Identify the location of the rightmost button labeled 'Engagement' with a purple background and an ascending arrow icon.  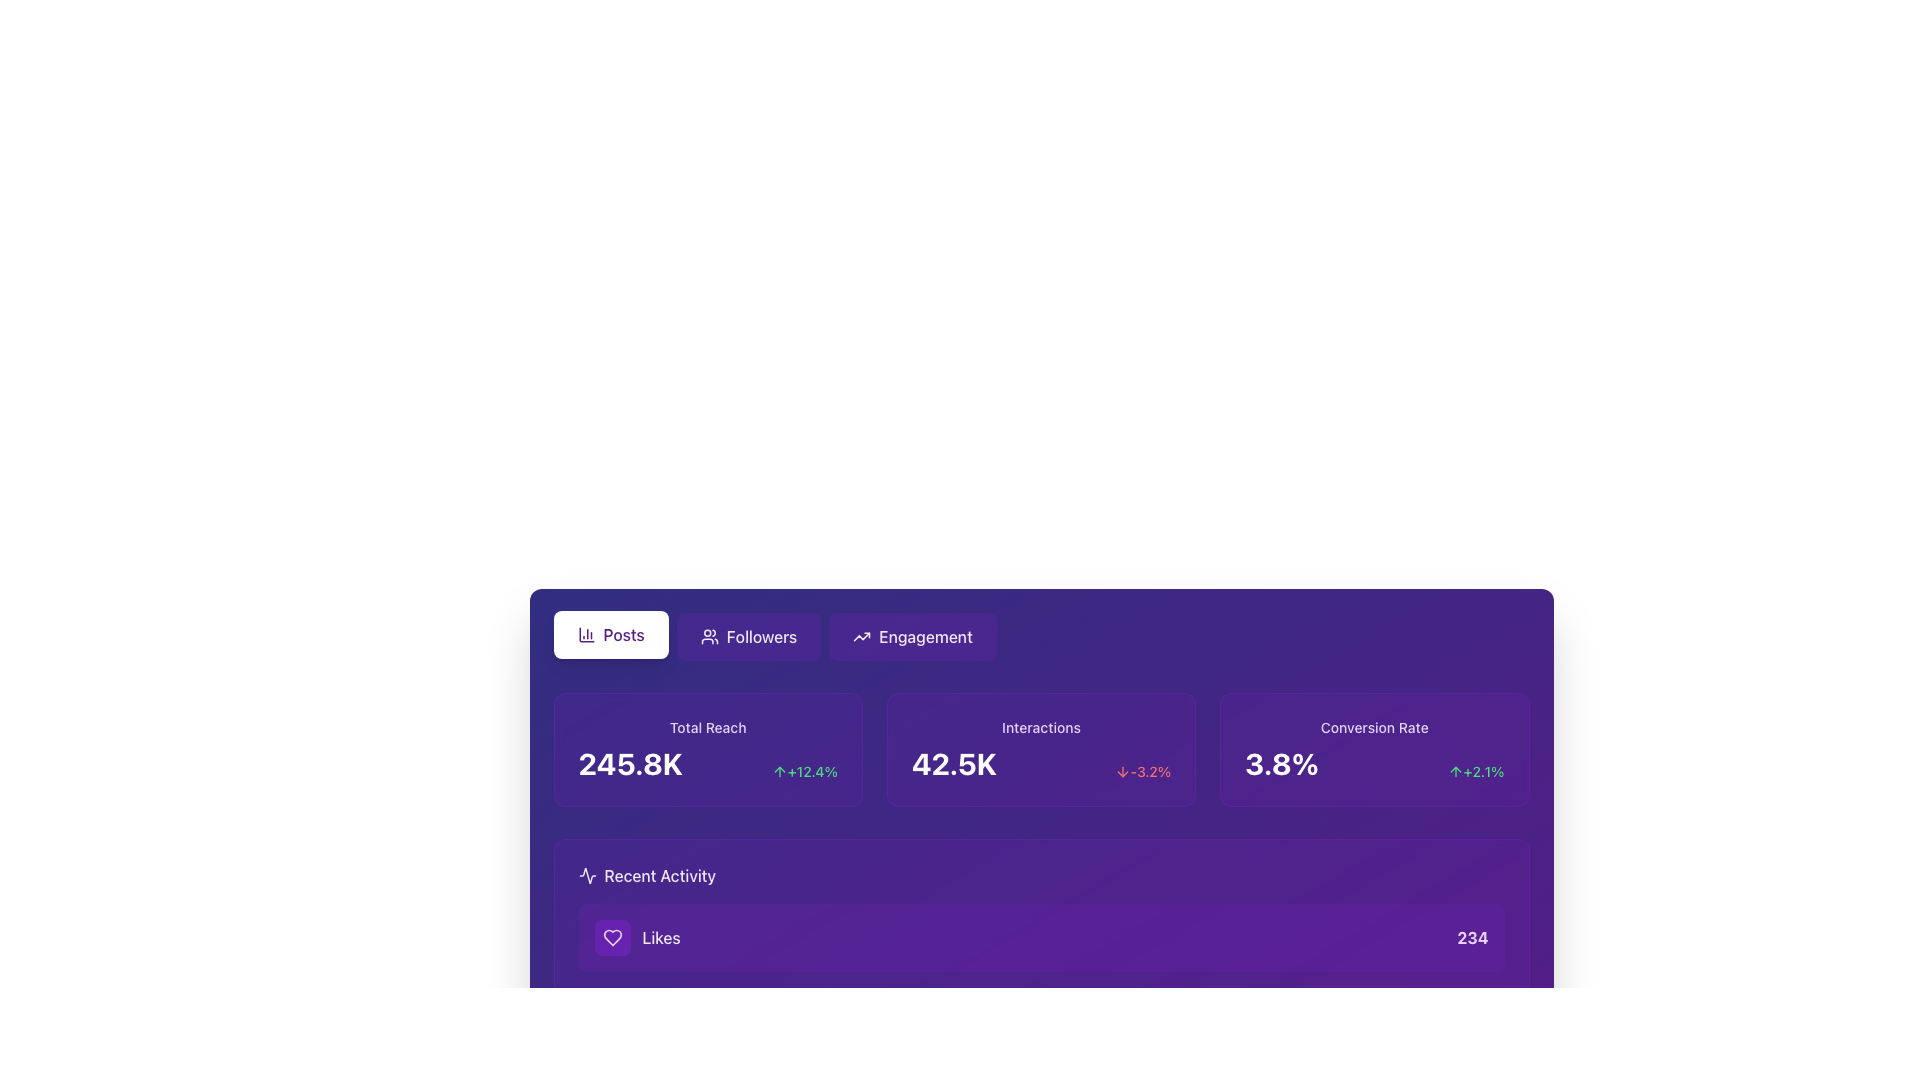
(911, 636).